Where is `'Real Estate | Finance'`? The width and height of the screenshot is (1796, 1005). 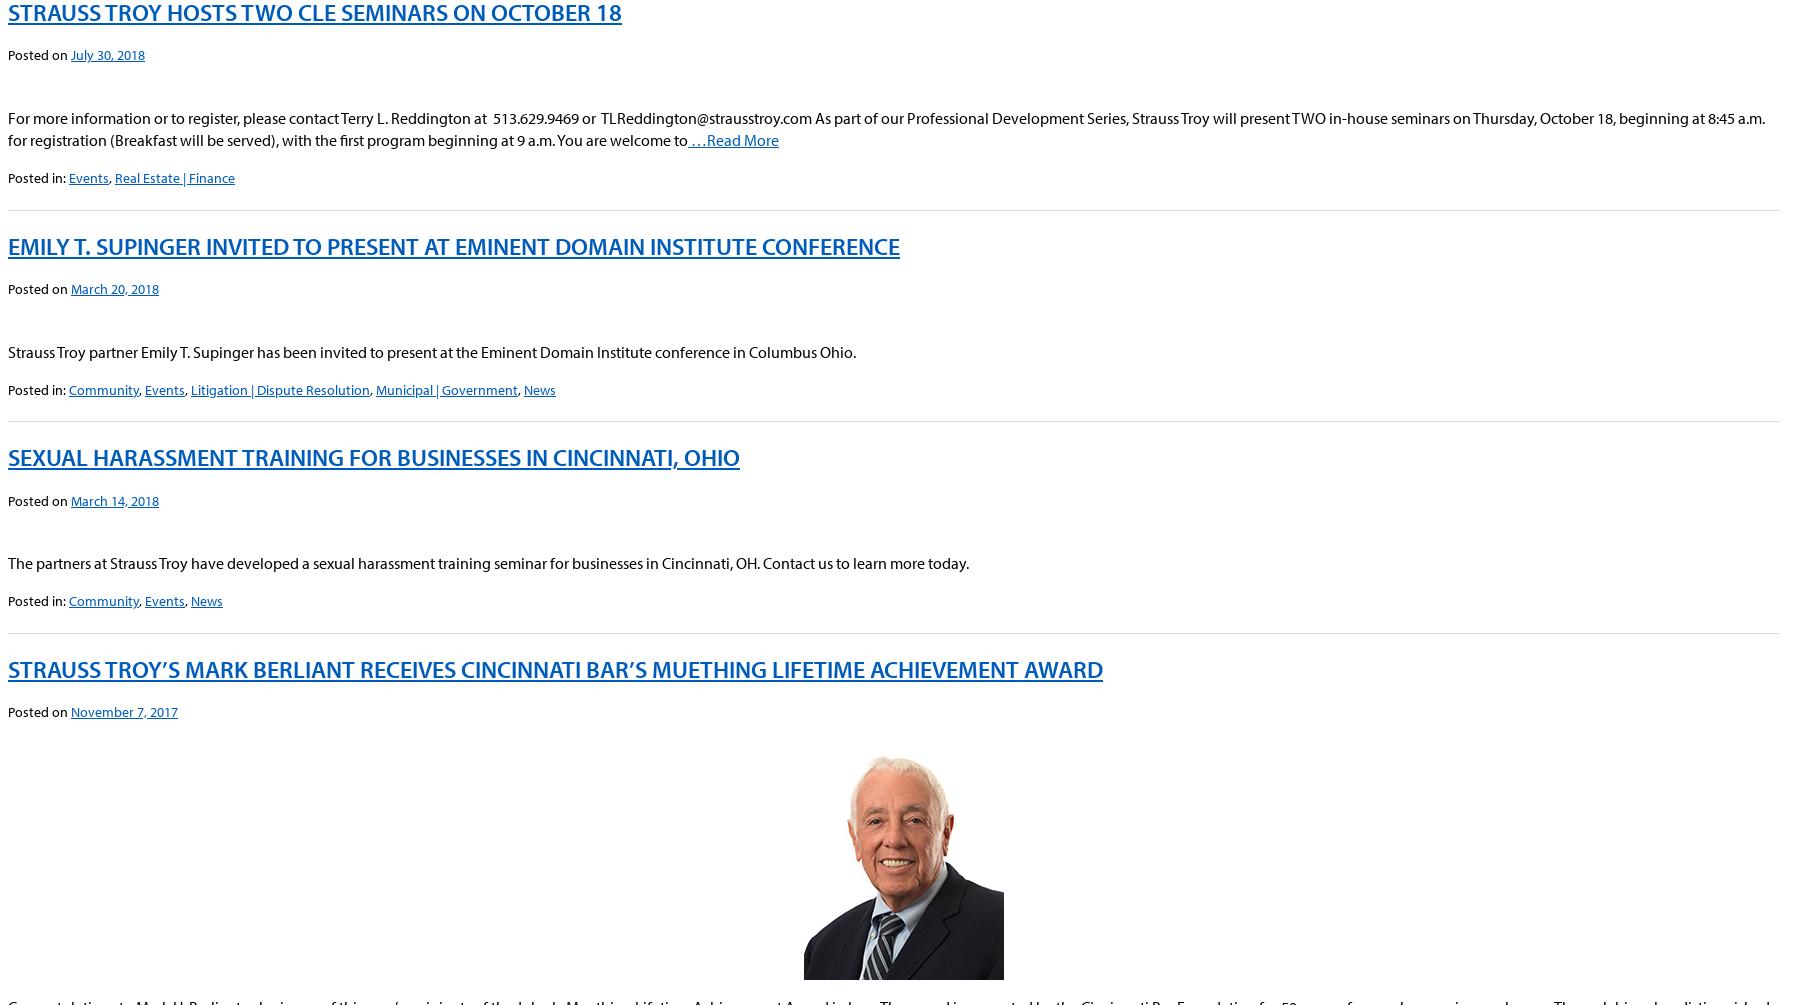 'Real Estate | Finance' is located at coordinates (173, 176).